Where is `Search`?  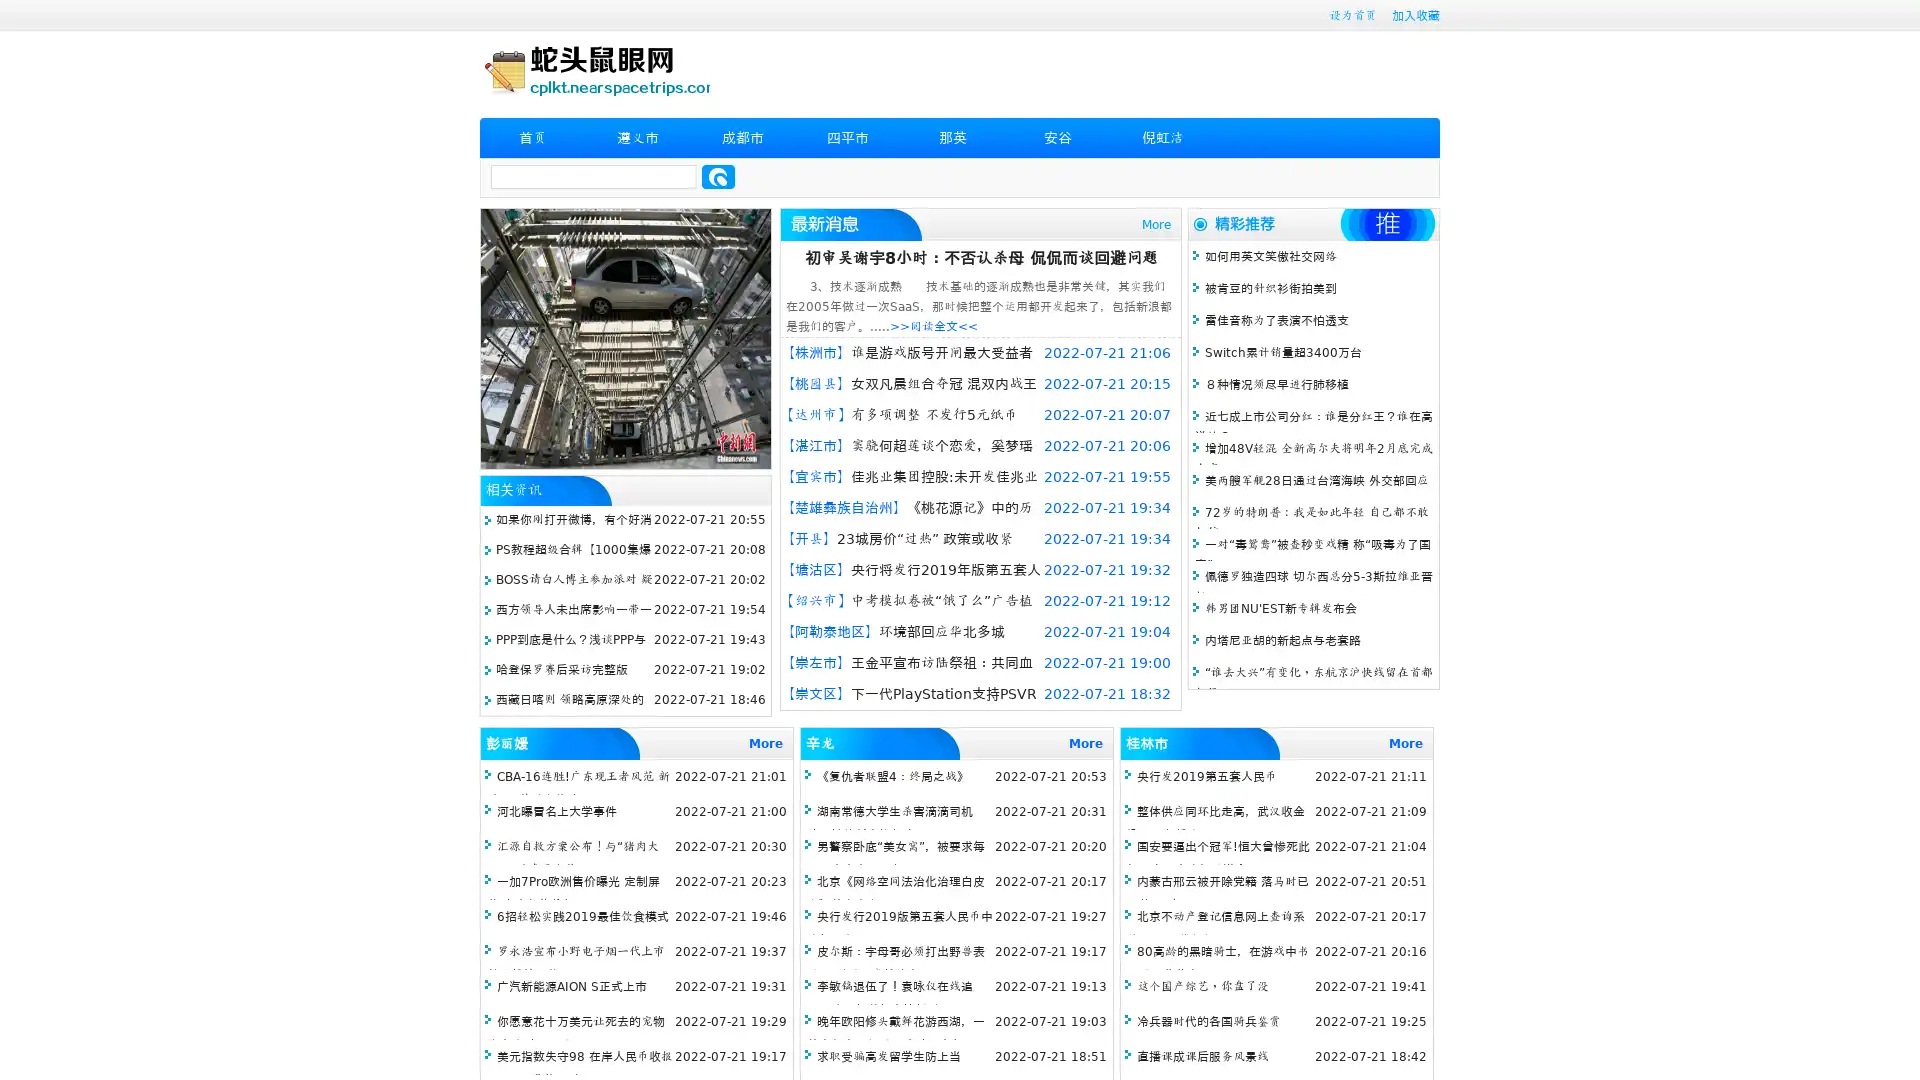 Search is located at coordinates (718, 176).